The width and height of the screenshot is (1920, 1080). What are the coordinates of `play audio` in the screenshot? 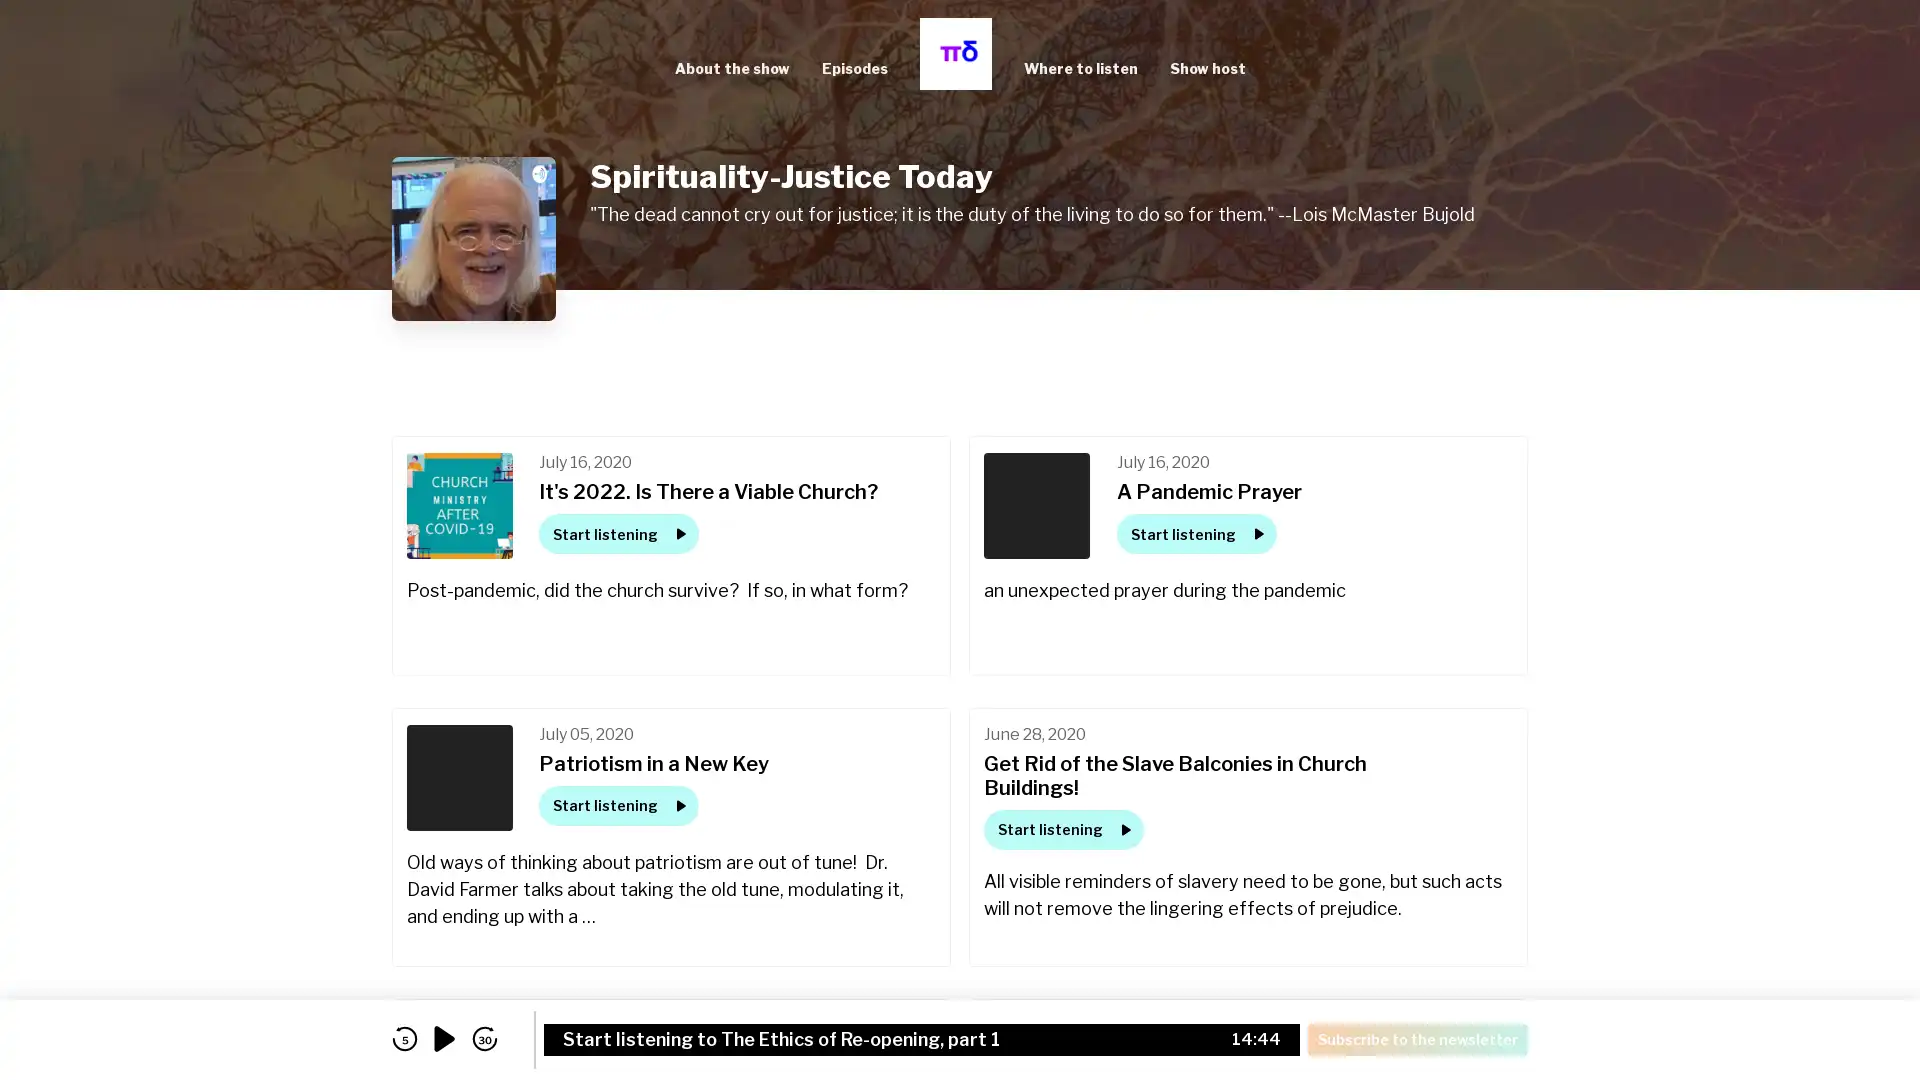 It's located at (444, 1038).